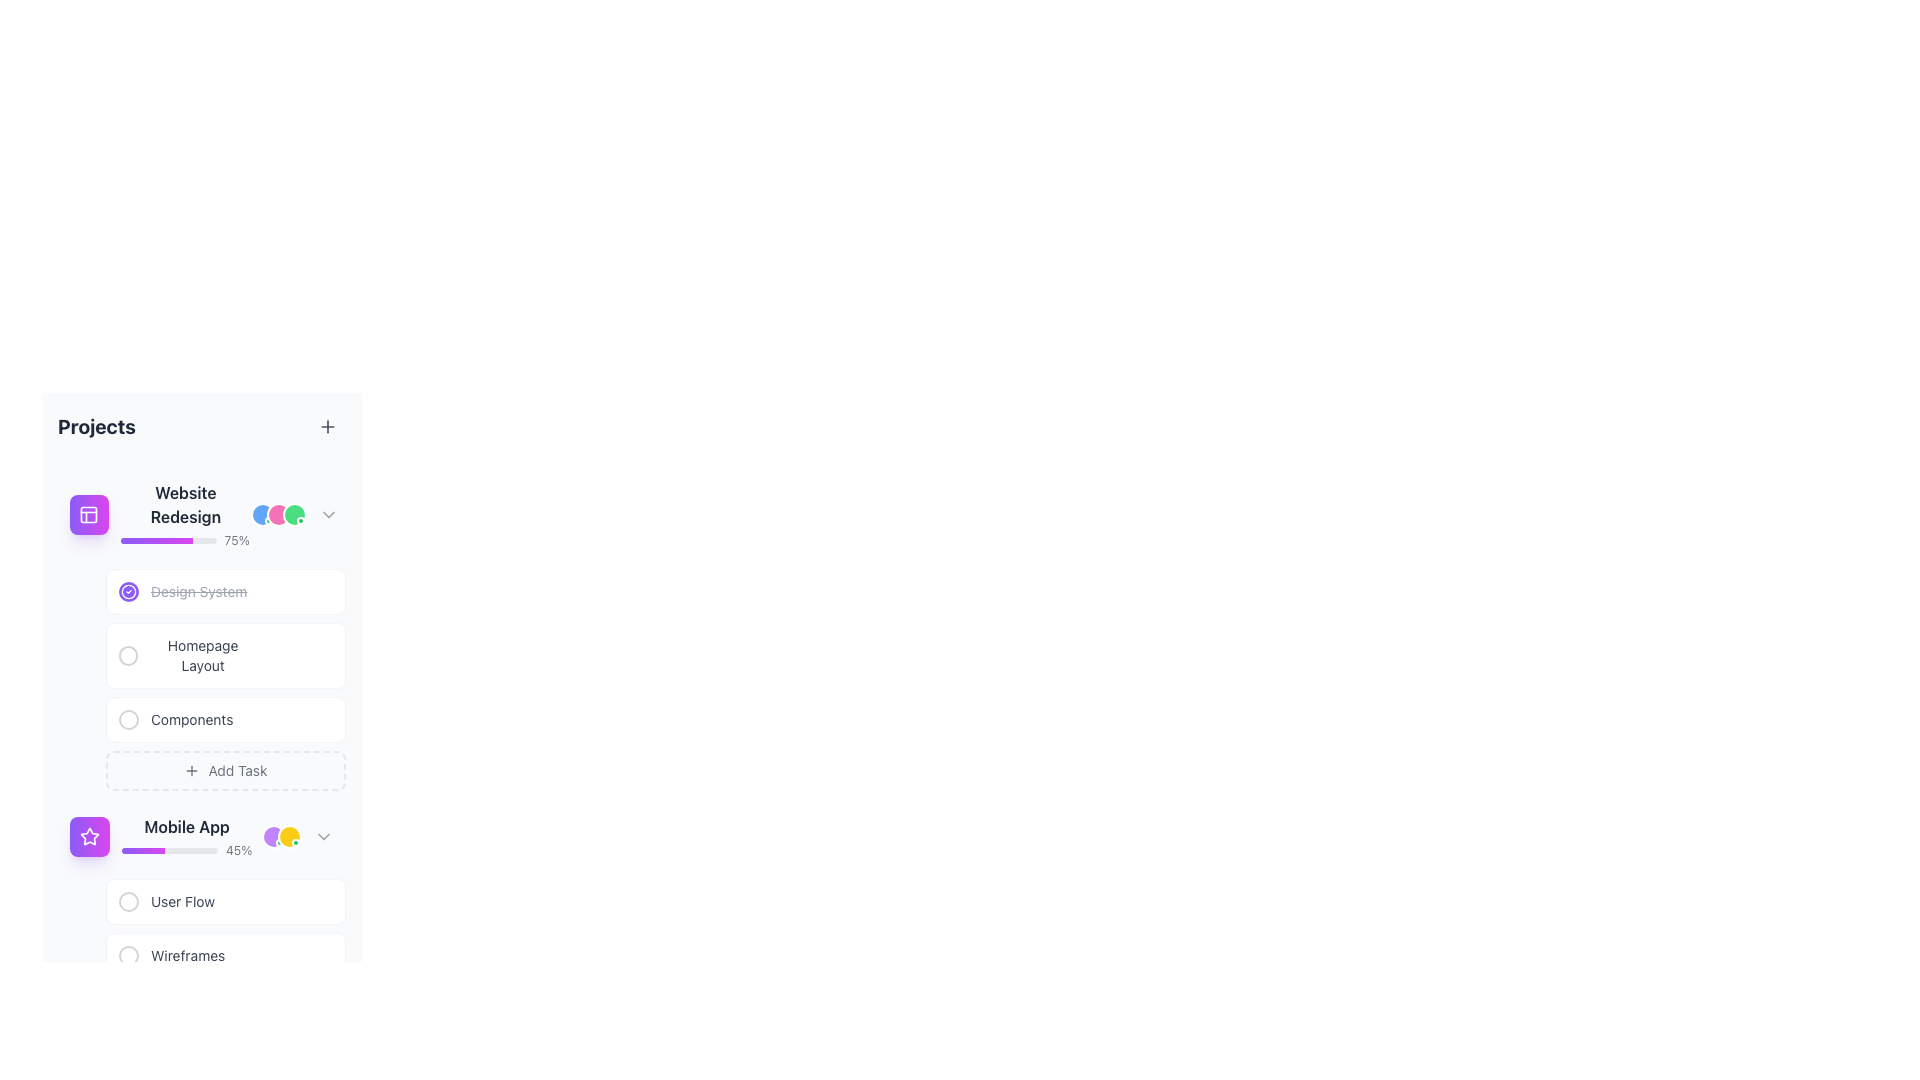 The width and height of the screenshot is (1920, 1080). What do you see at coordinates (128, 720) in the screenshot?
I see `the circular button or selector located to the left of the 'Components' text in the 'Website Redesign' section of the 'Projects' sidebar` at bounding box center [128, 720].